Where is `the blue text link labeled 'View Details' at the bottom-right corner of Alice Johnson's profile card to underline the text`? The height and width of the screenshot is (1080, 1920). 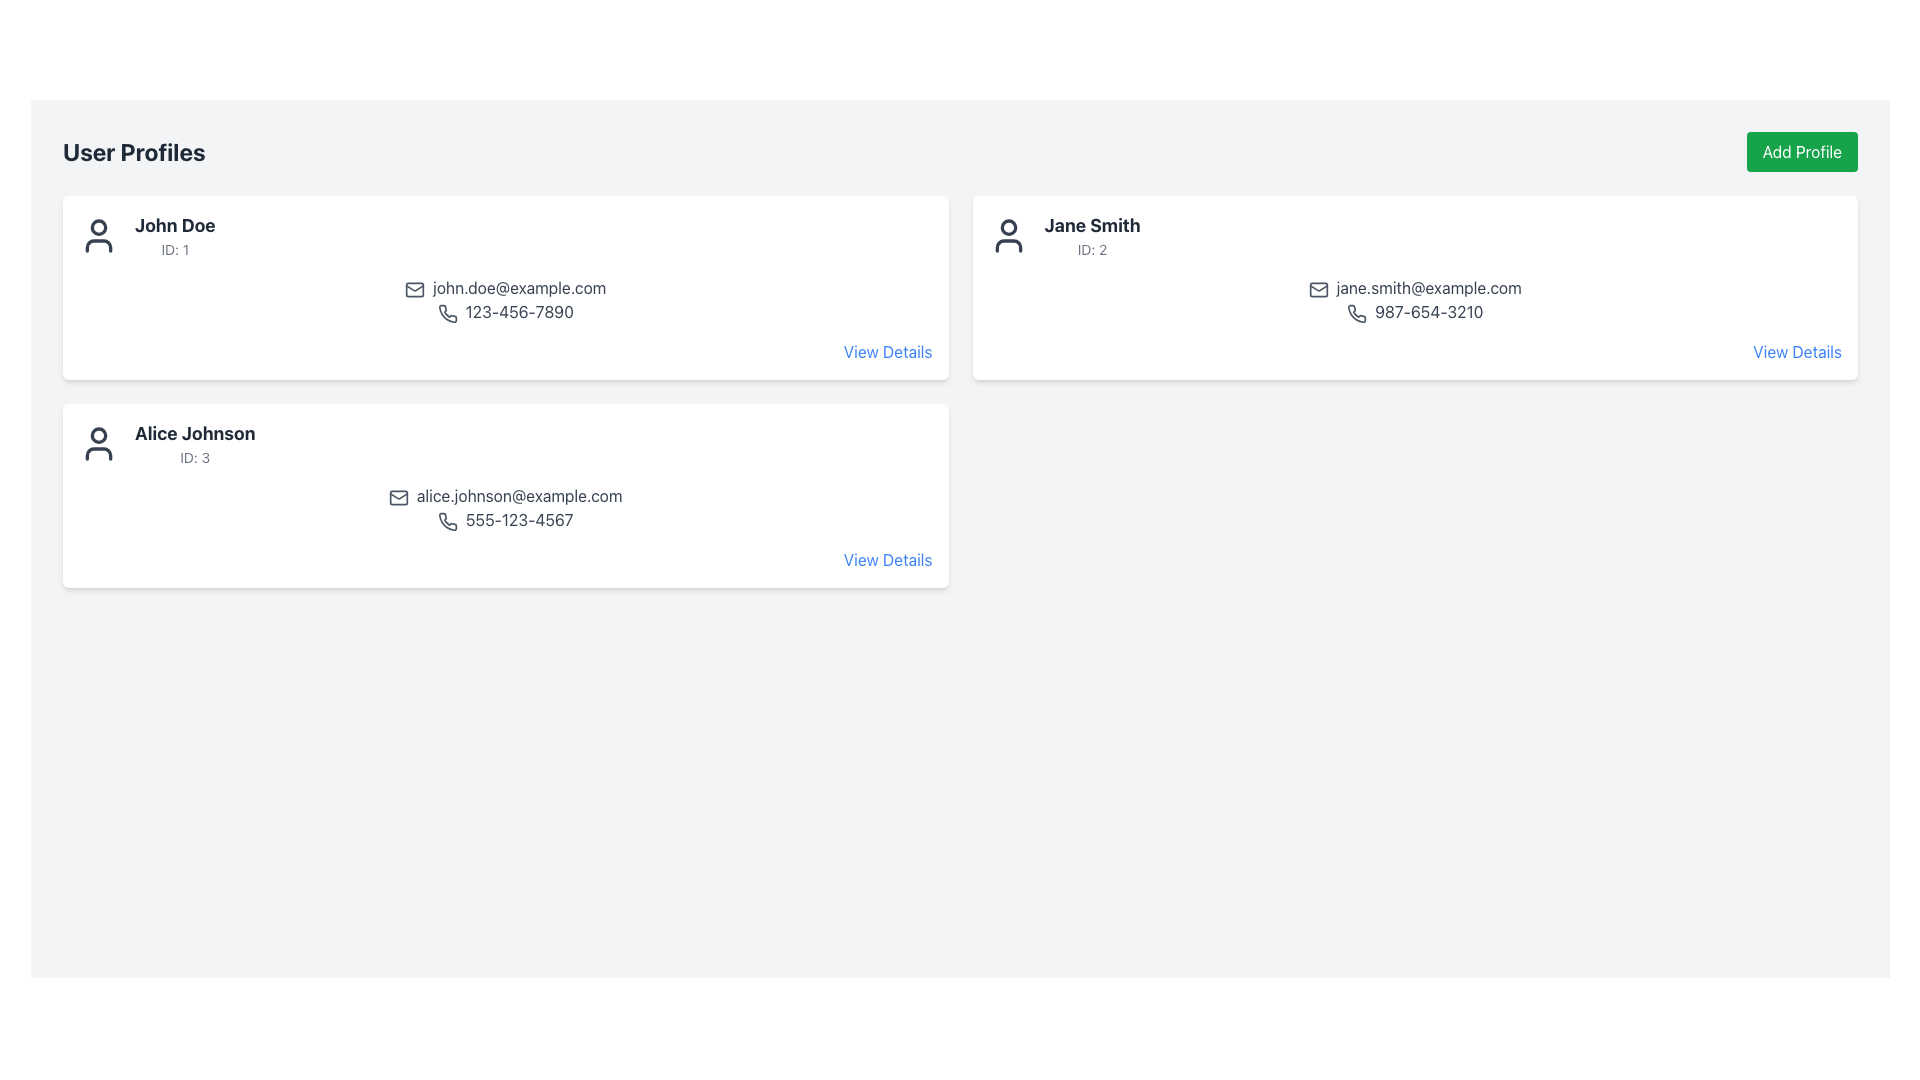 the blue text link labeled 'View Details' at the bottom-right corner of Alice Johnson's profile card to underline the text is located at coordinates (887, 559).